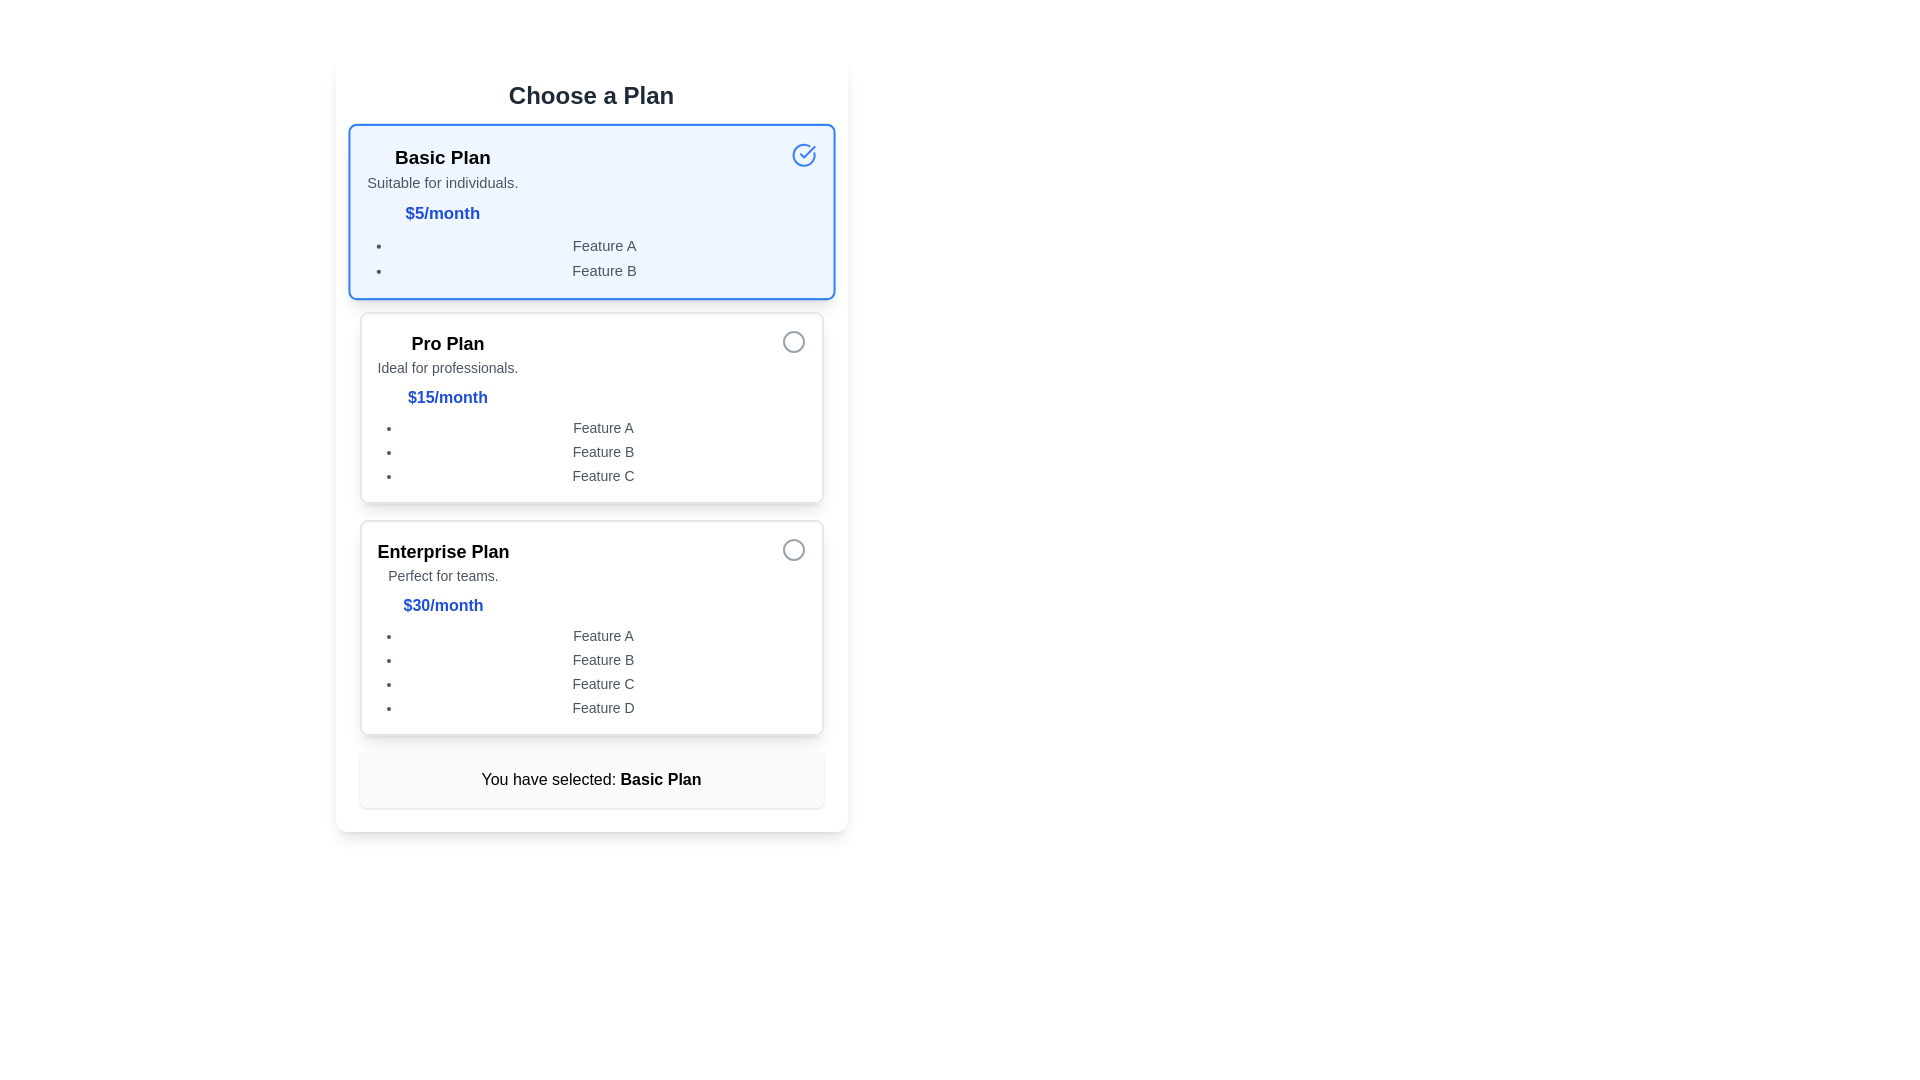  Describe the element at coordinates (446, 367) in the screenshot. I see `the static text element that reads 'Ideal for professionals.', positioned below the 'Pro Plan' title and above the price text, which is centrally aligned within the 'Pro Plan' section` at that location.